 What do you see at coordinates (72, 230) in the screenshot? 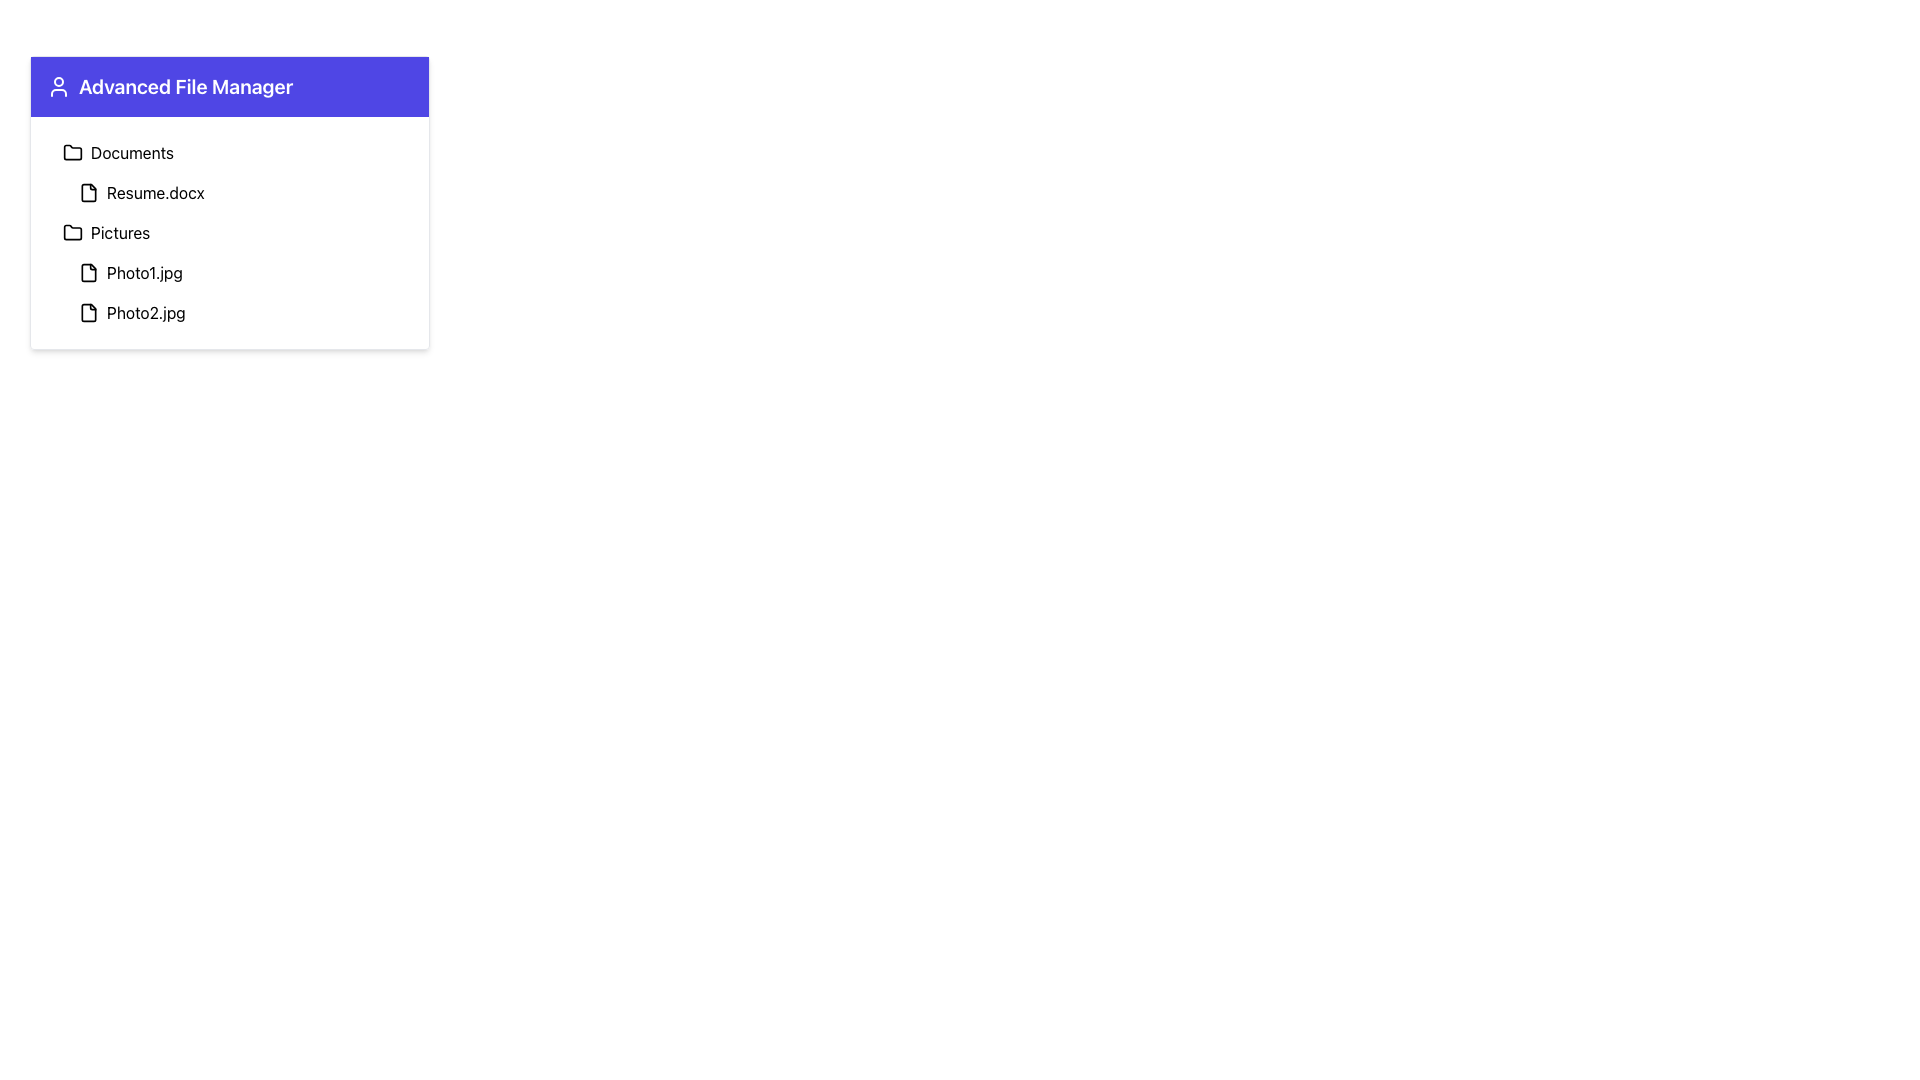
I see `the second folder icon named 'Pictures' in the 'Advanced File Manager' panel` at bounding box center [72, 230].